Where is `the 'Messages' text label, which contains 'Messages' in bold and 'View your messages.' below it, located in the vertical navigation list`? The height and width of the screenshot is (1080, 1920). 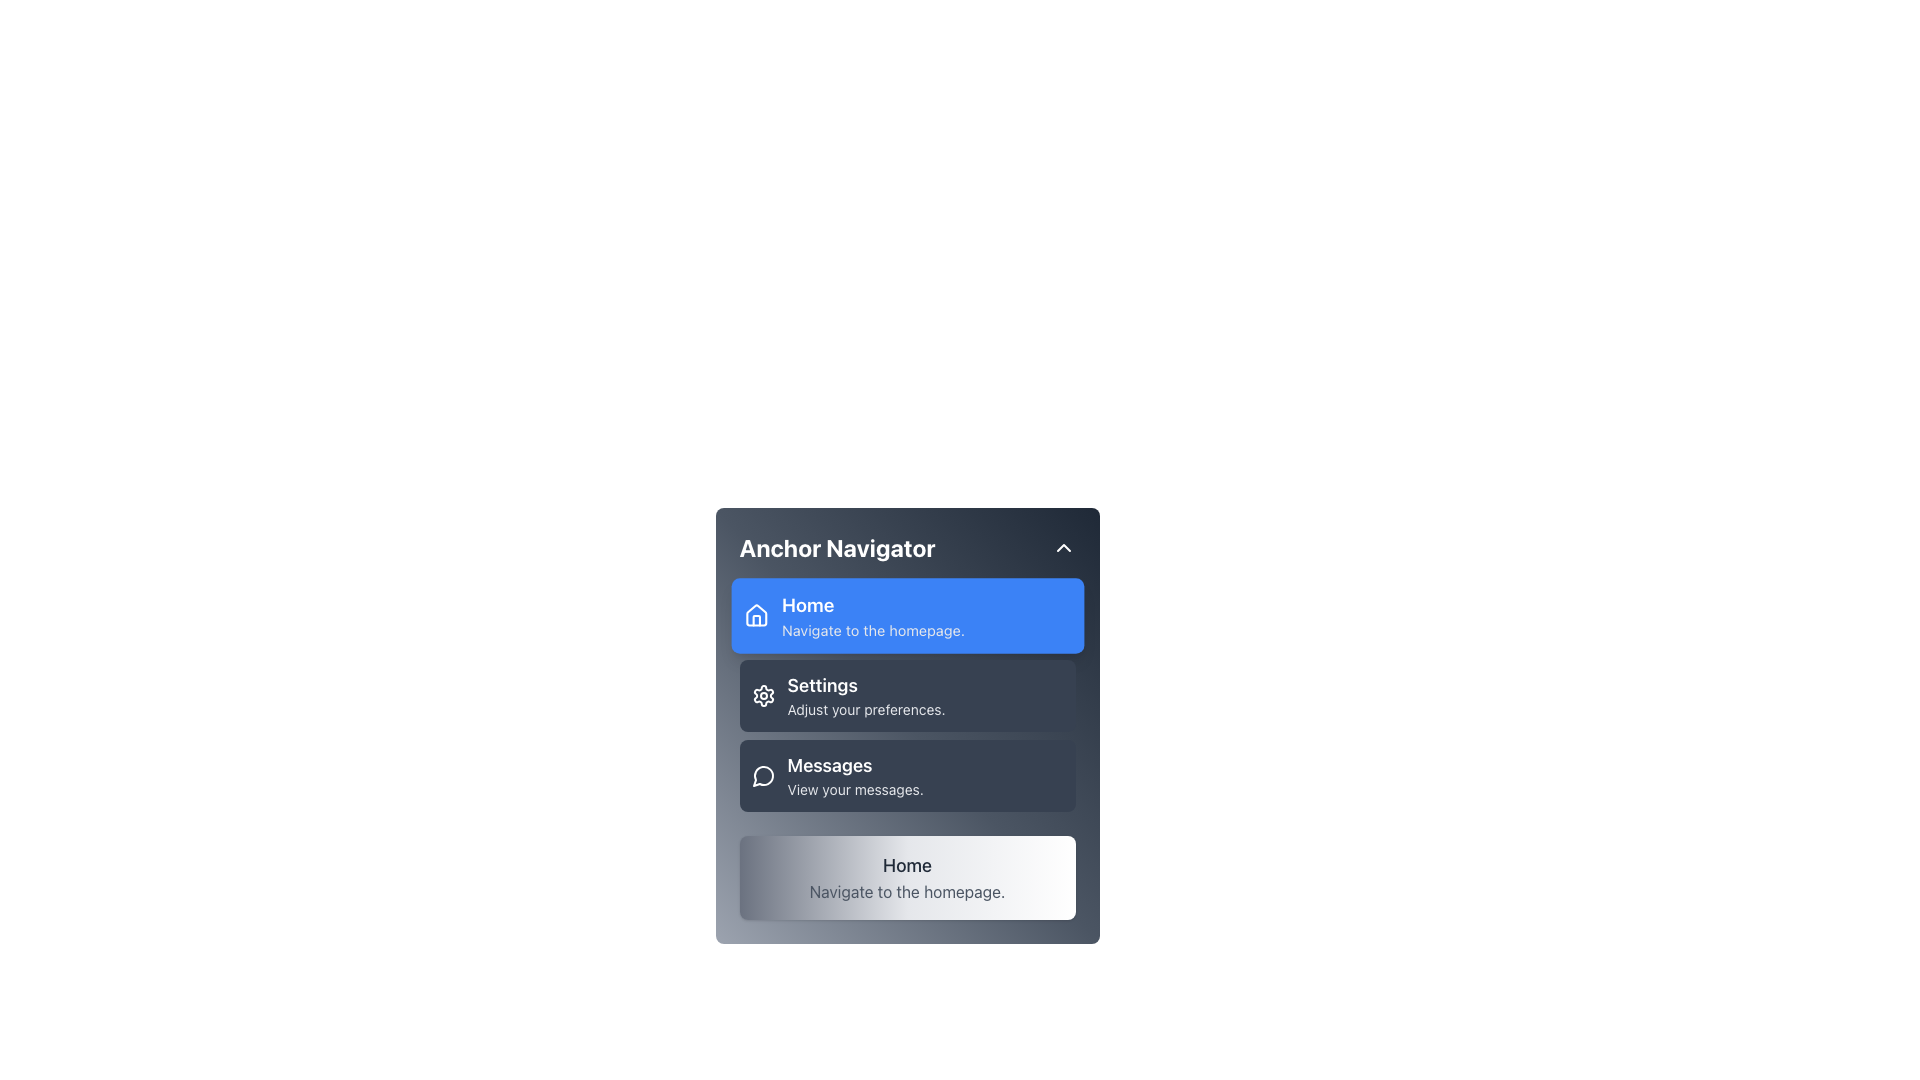 the 'Messages' text label, which contains 'Messages' in bold and 'View your messages.' below it, located in the vertical navigation list is located at coordinates (855, 774).